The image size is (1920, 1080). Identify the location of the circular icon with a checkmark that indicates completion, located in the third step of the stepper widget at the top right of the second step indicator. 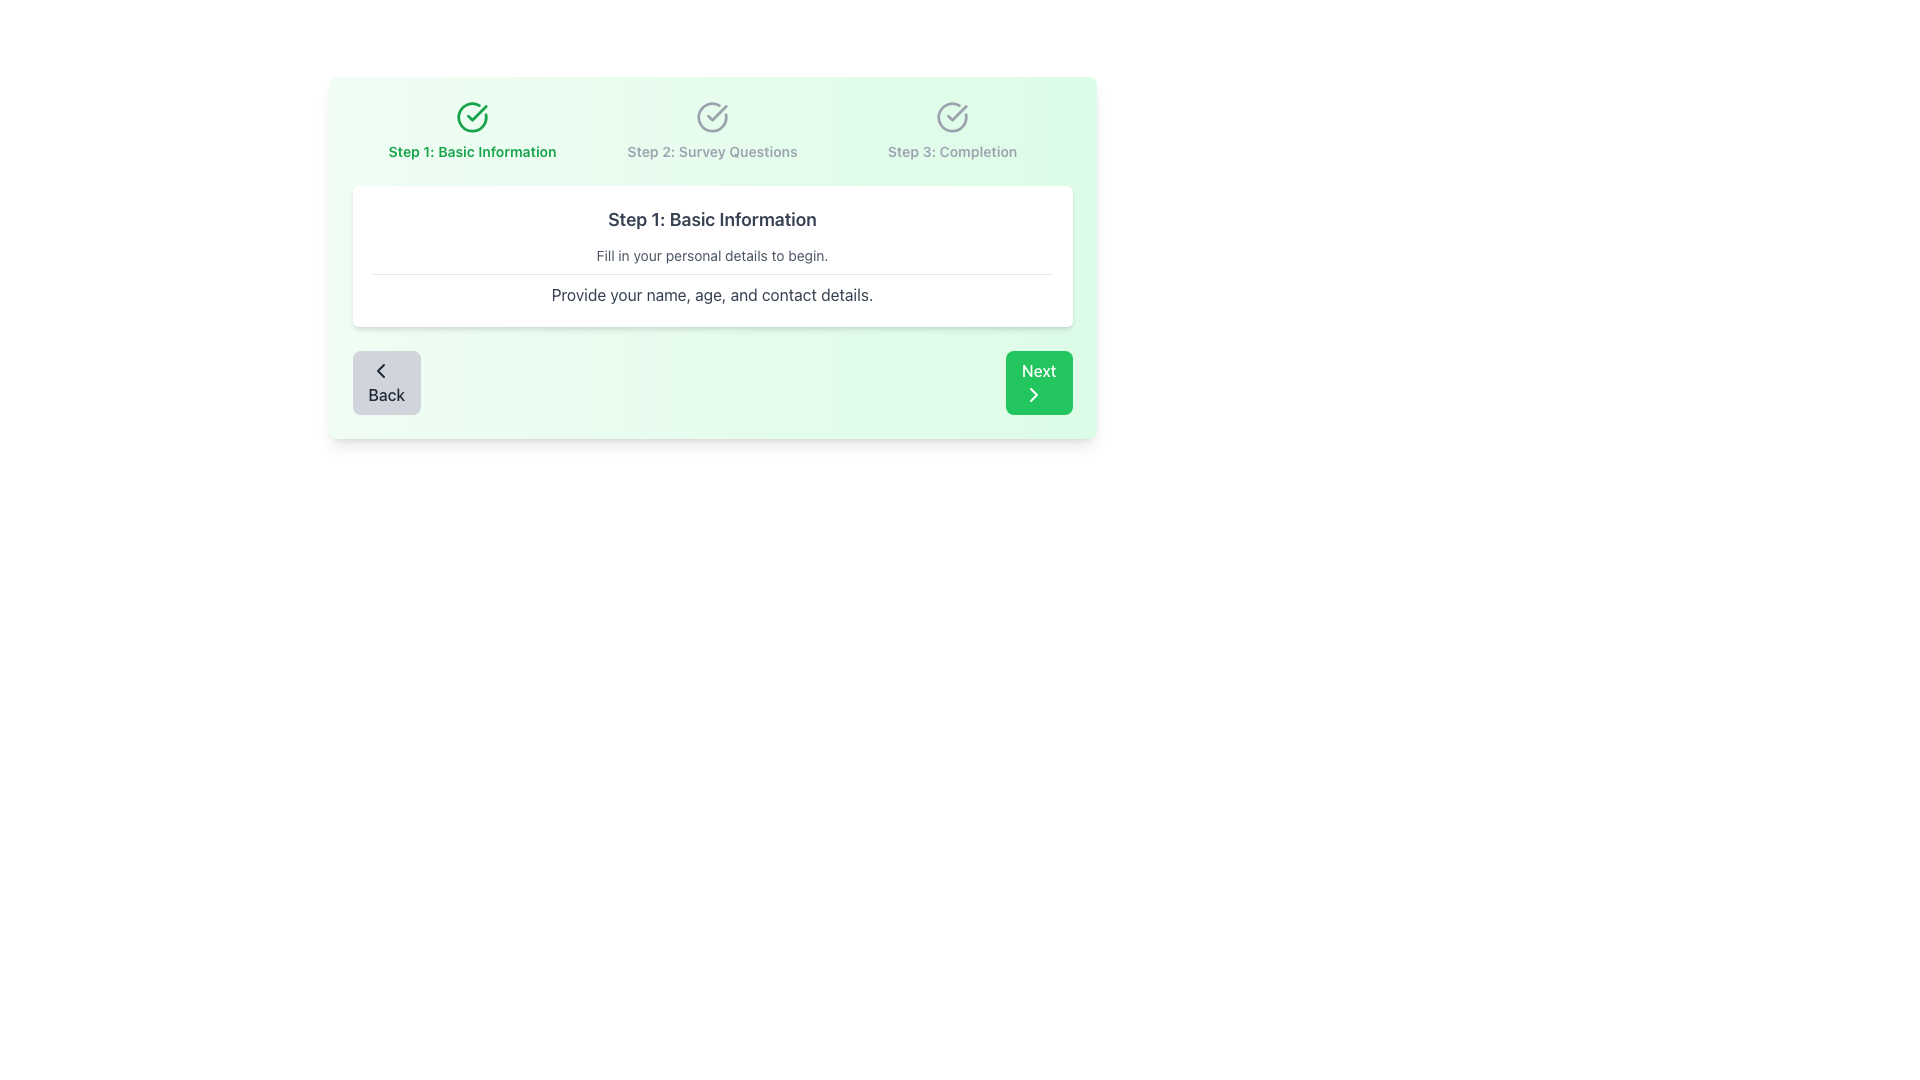
(951, 117).